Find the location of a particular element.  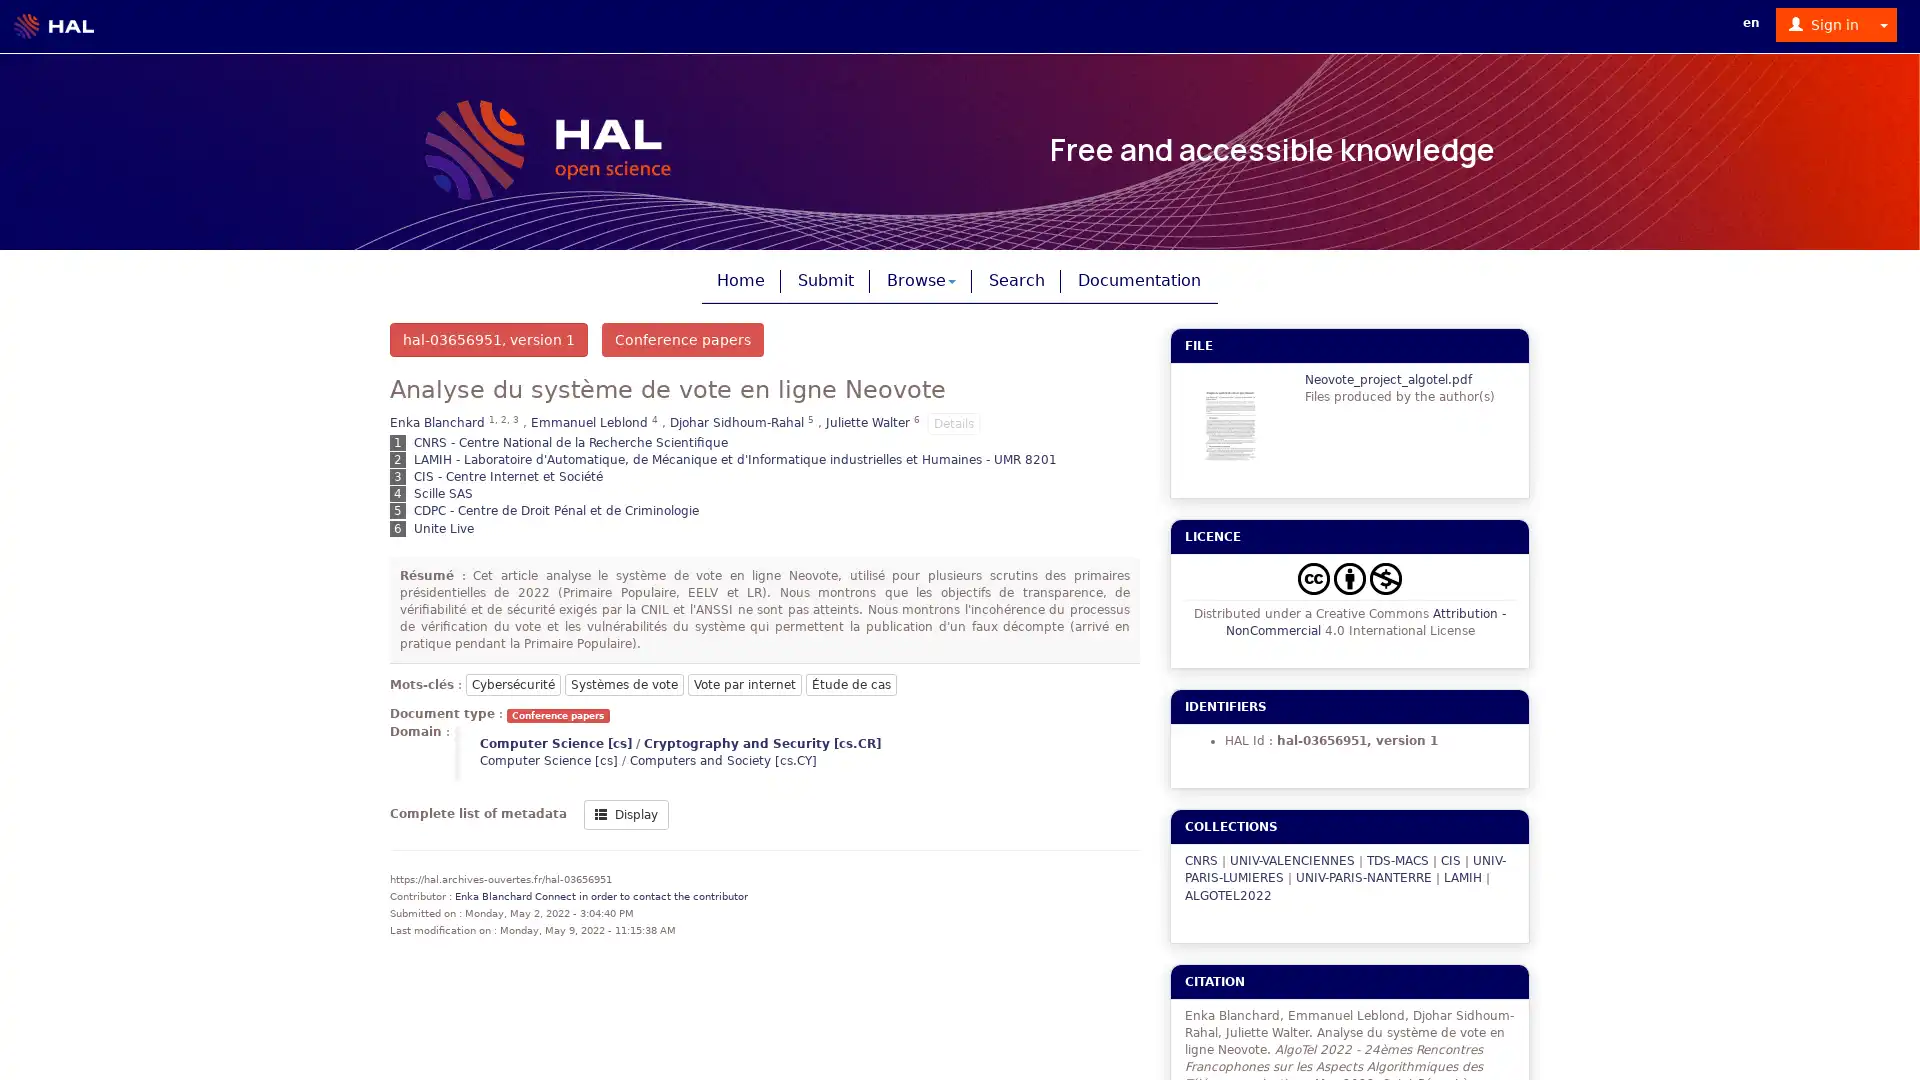

Display is located at coordinates (625, 813).